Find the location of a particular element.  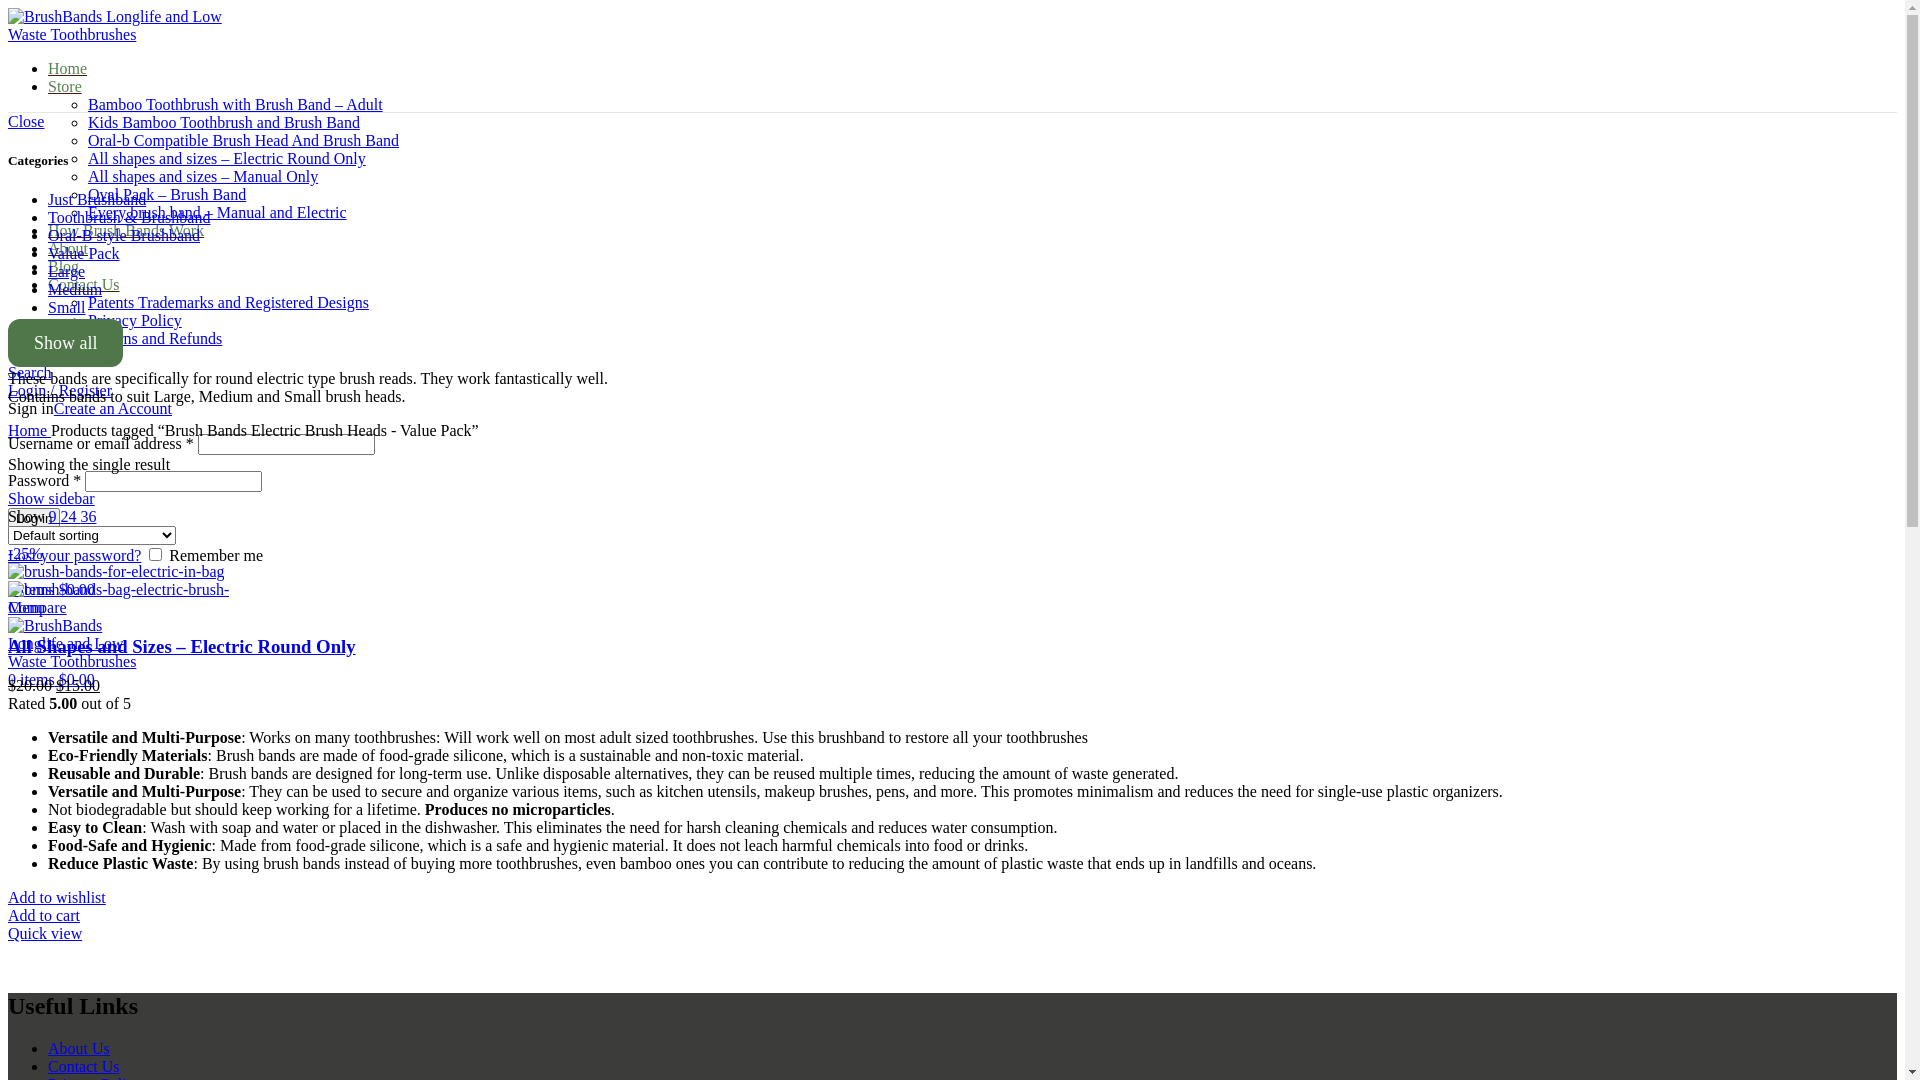

'Patents Trademarks and Registered Designs' is located at coordinates (228, 302).